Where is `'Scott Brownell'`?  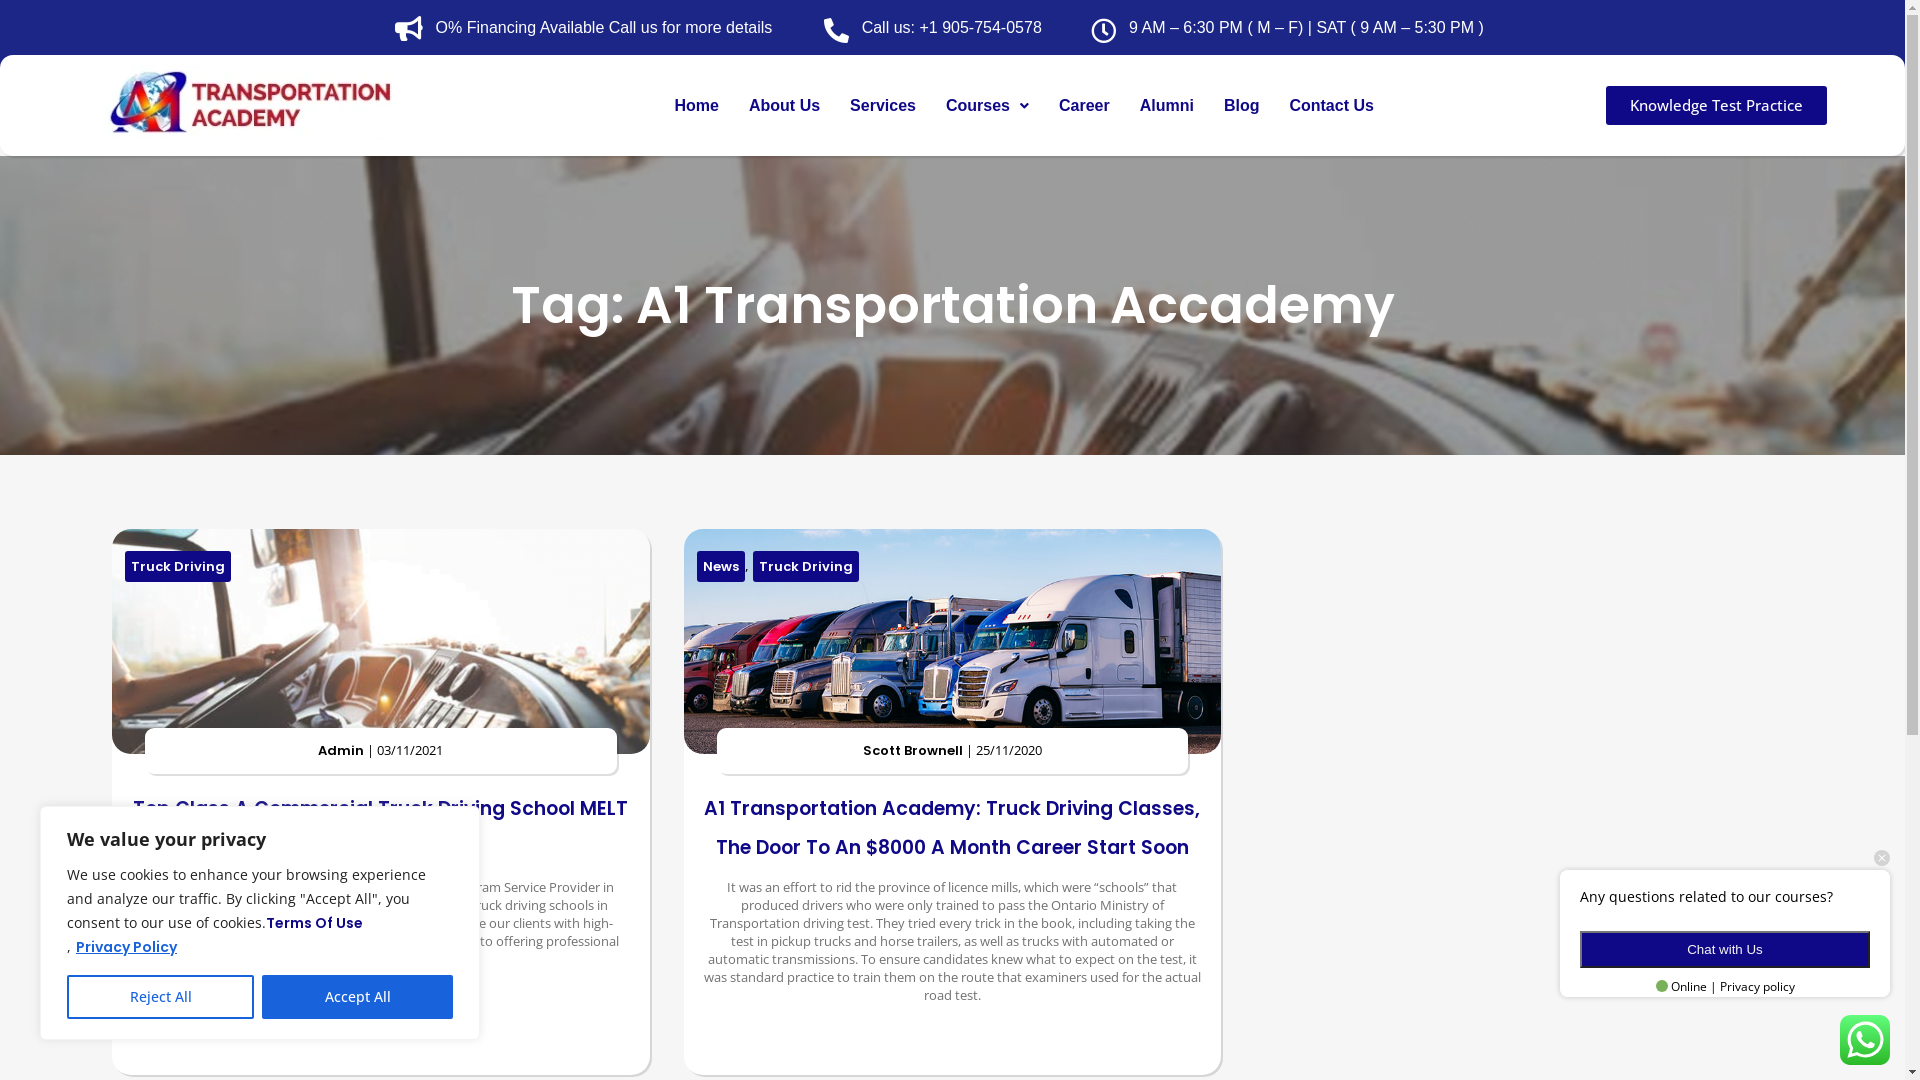
'Scott Brownell' is located at coordinates (911, 750).